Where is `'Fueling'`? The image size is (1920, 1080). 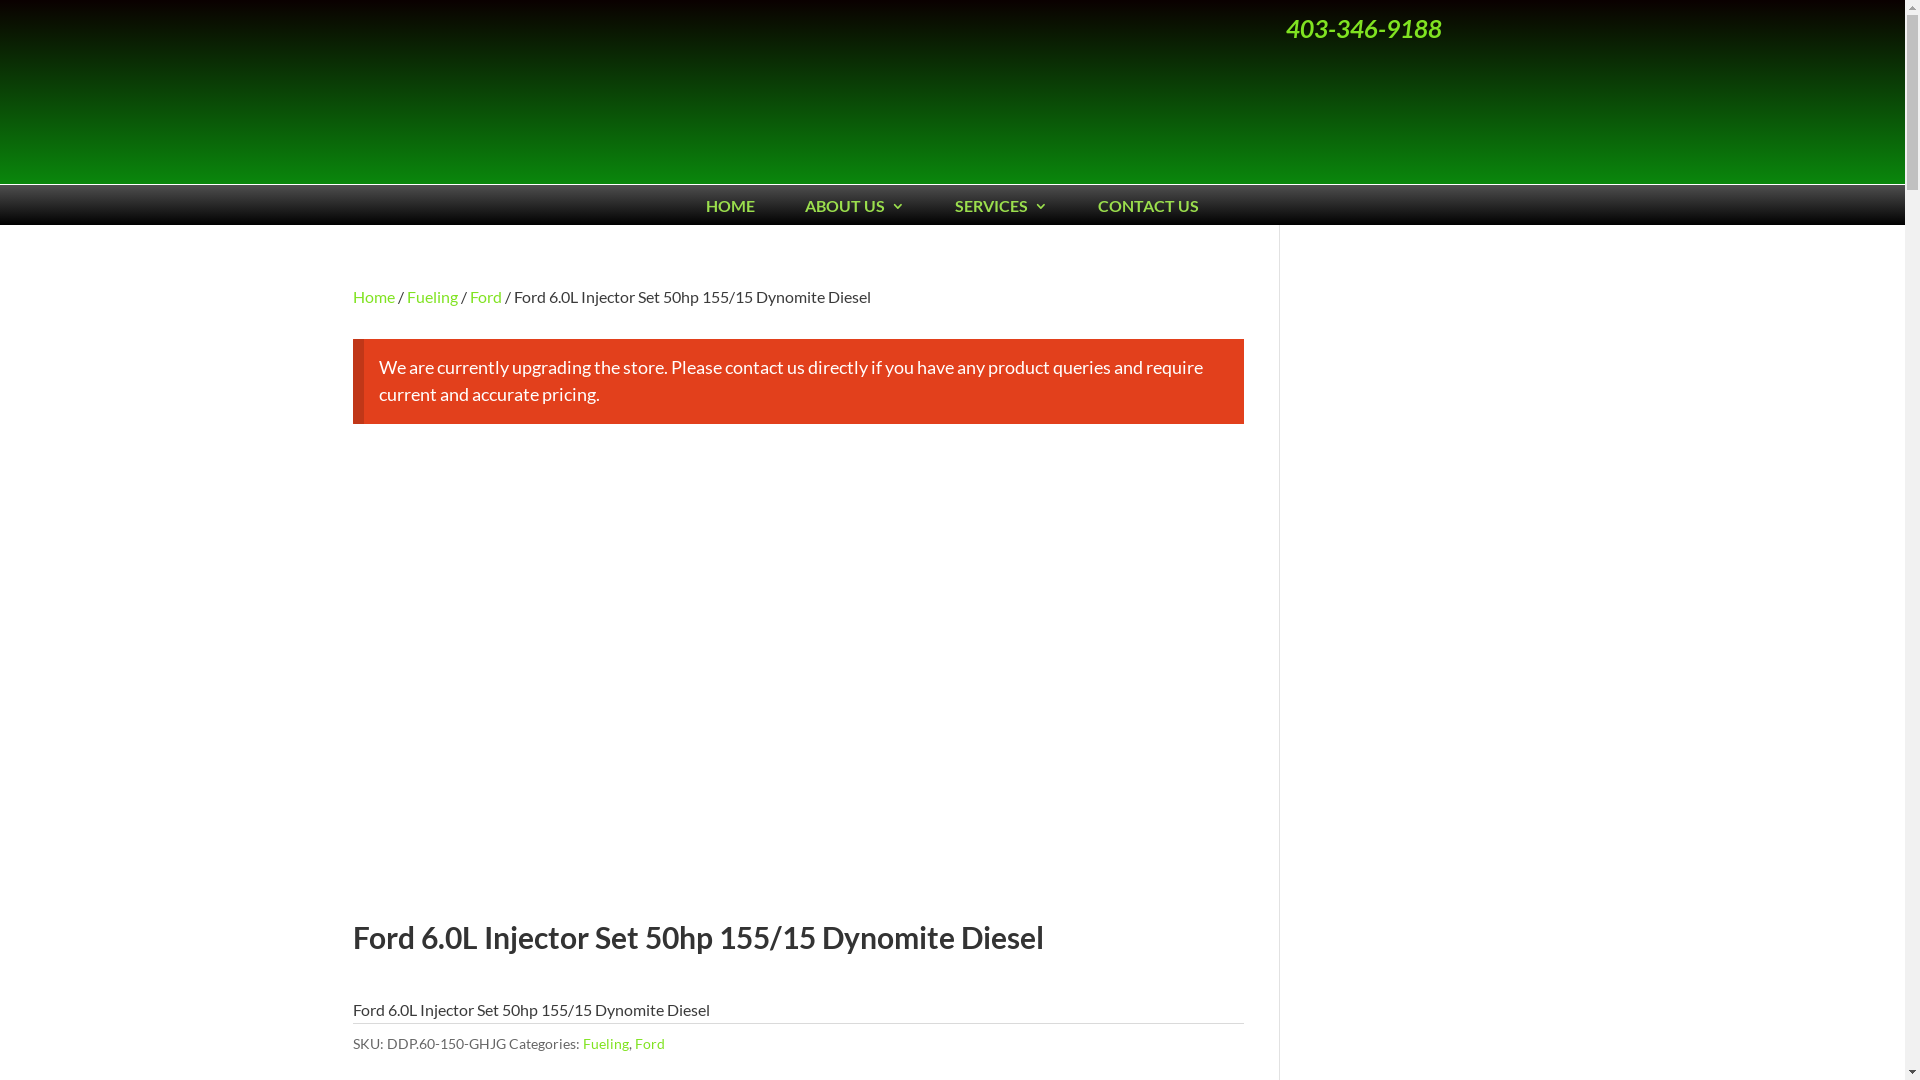
'Fueling' is located at coordinates (430, 296).